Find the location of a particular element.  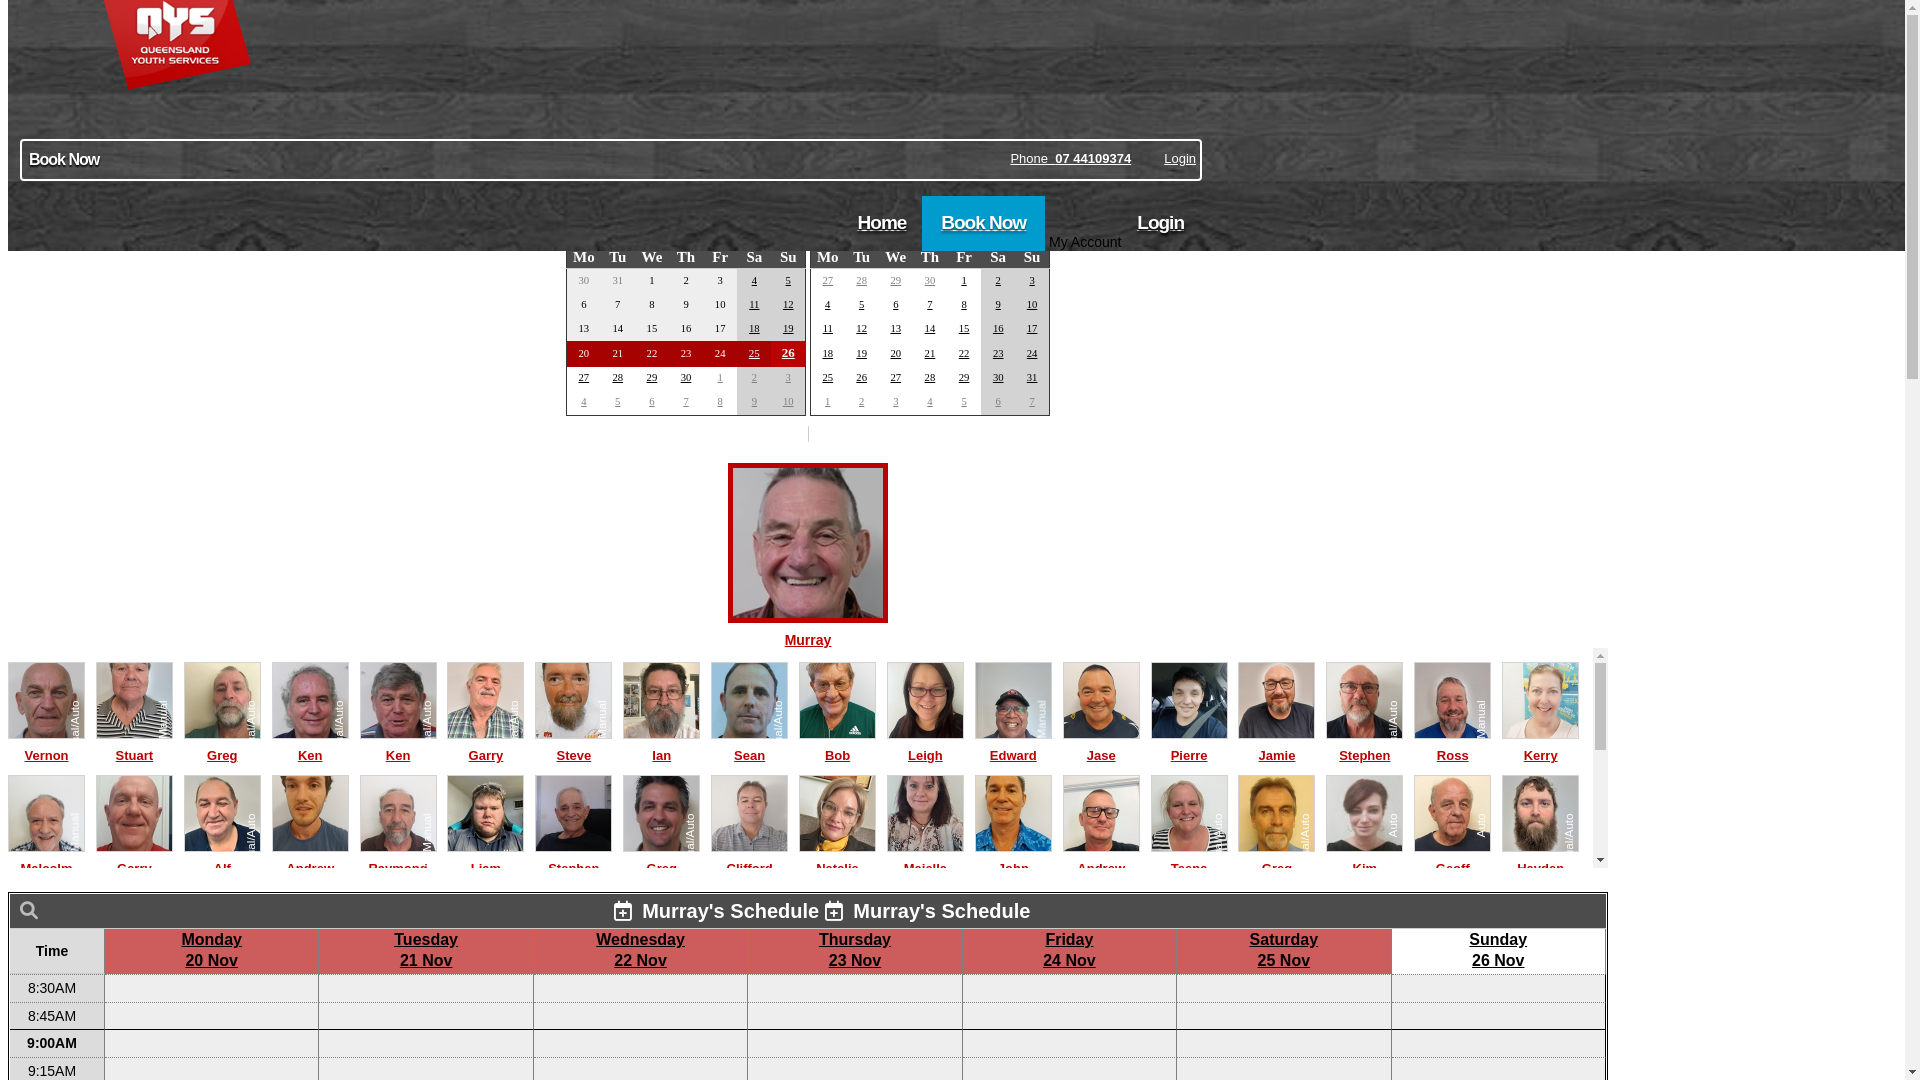

'5' is located at coordinates (616, 401).